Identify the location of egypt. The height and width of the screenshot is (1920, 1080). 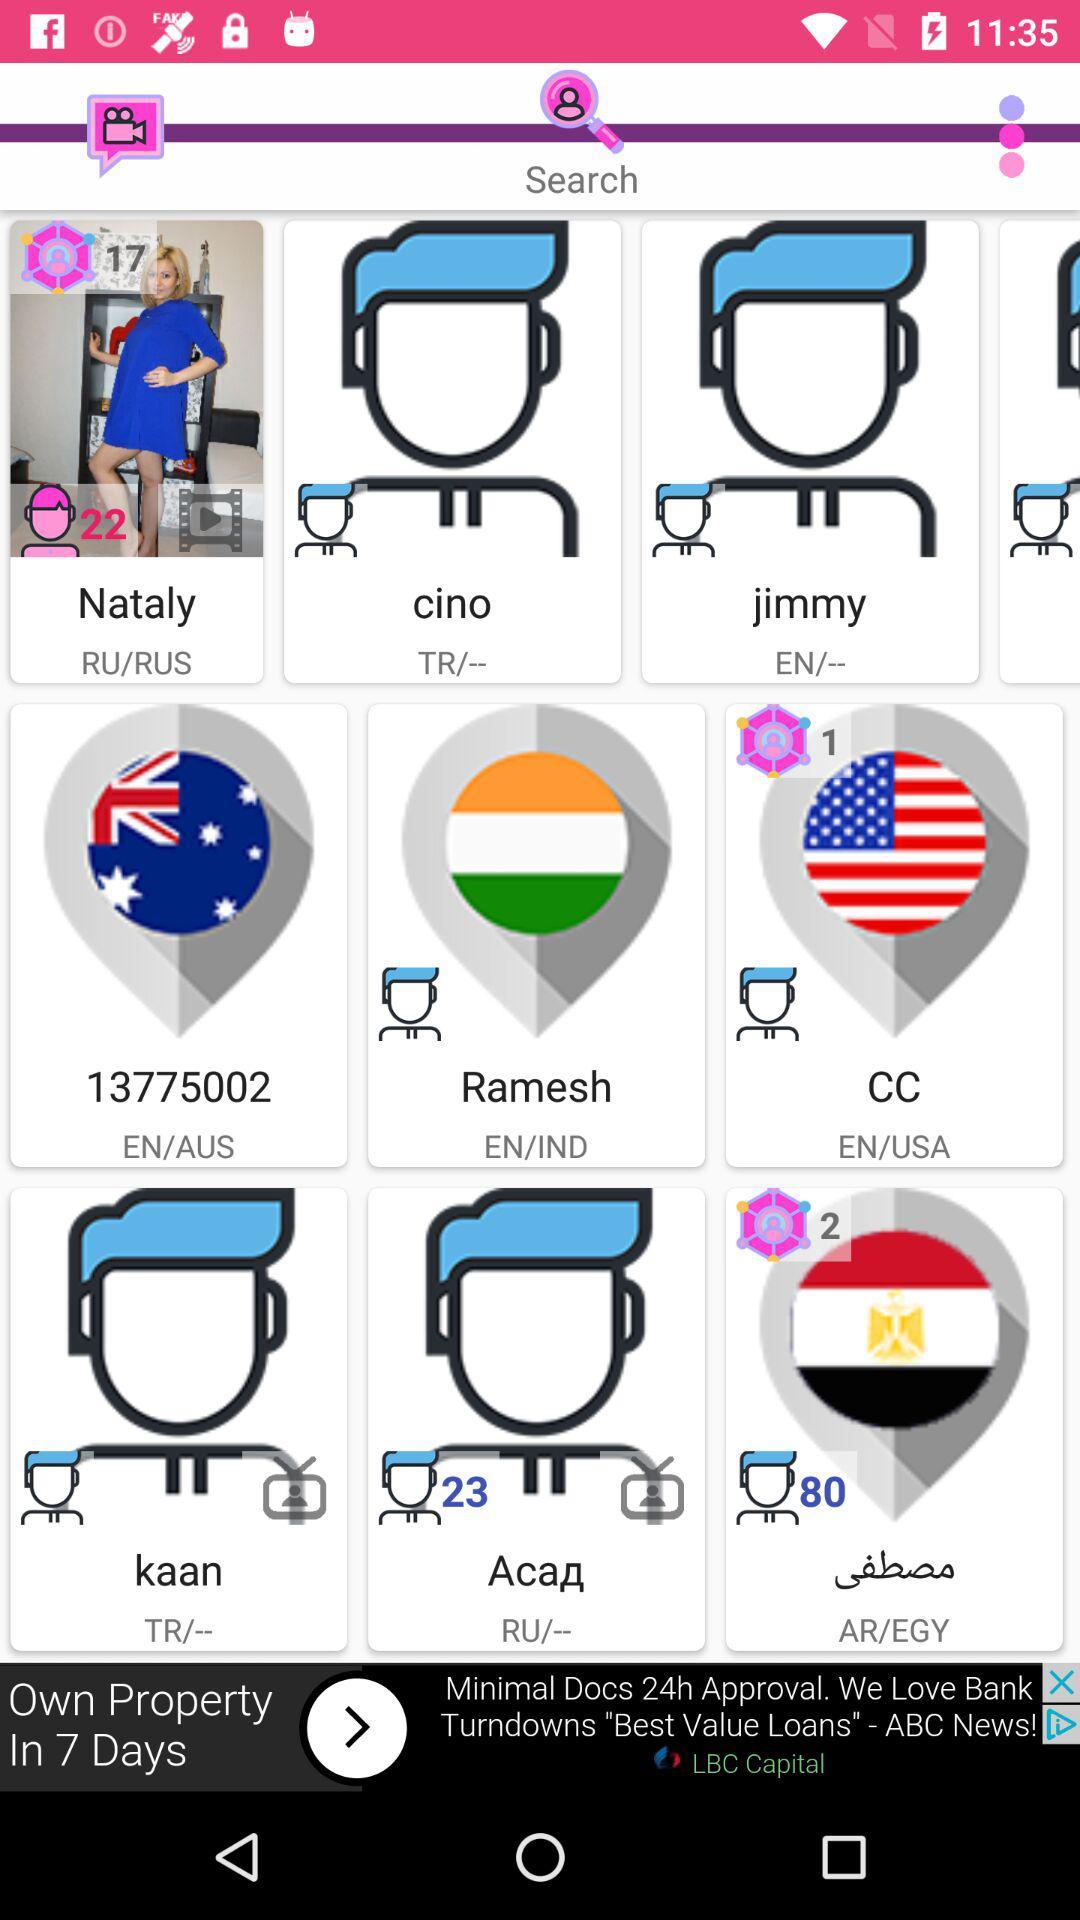
(893, 1356).